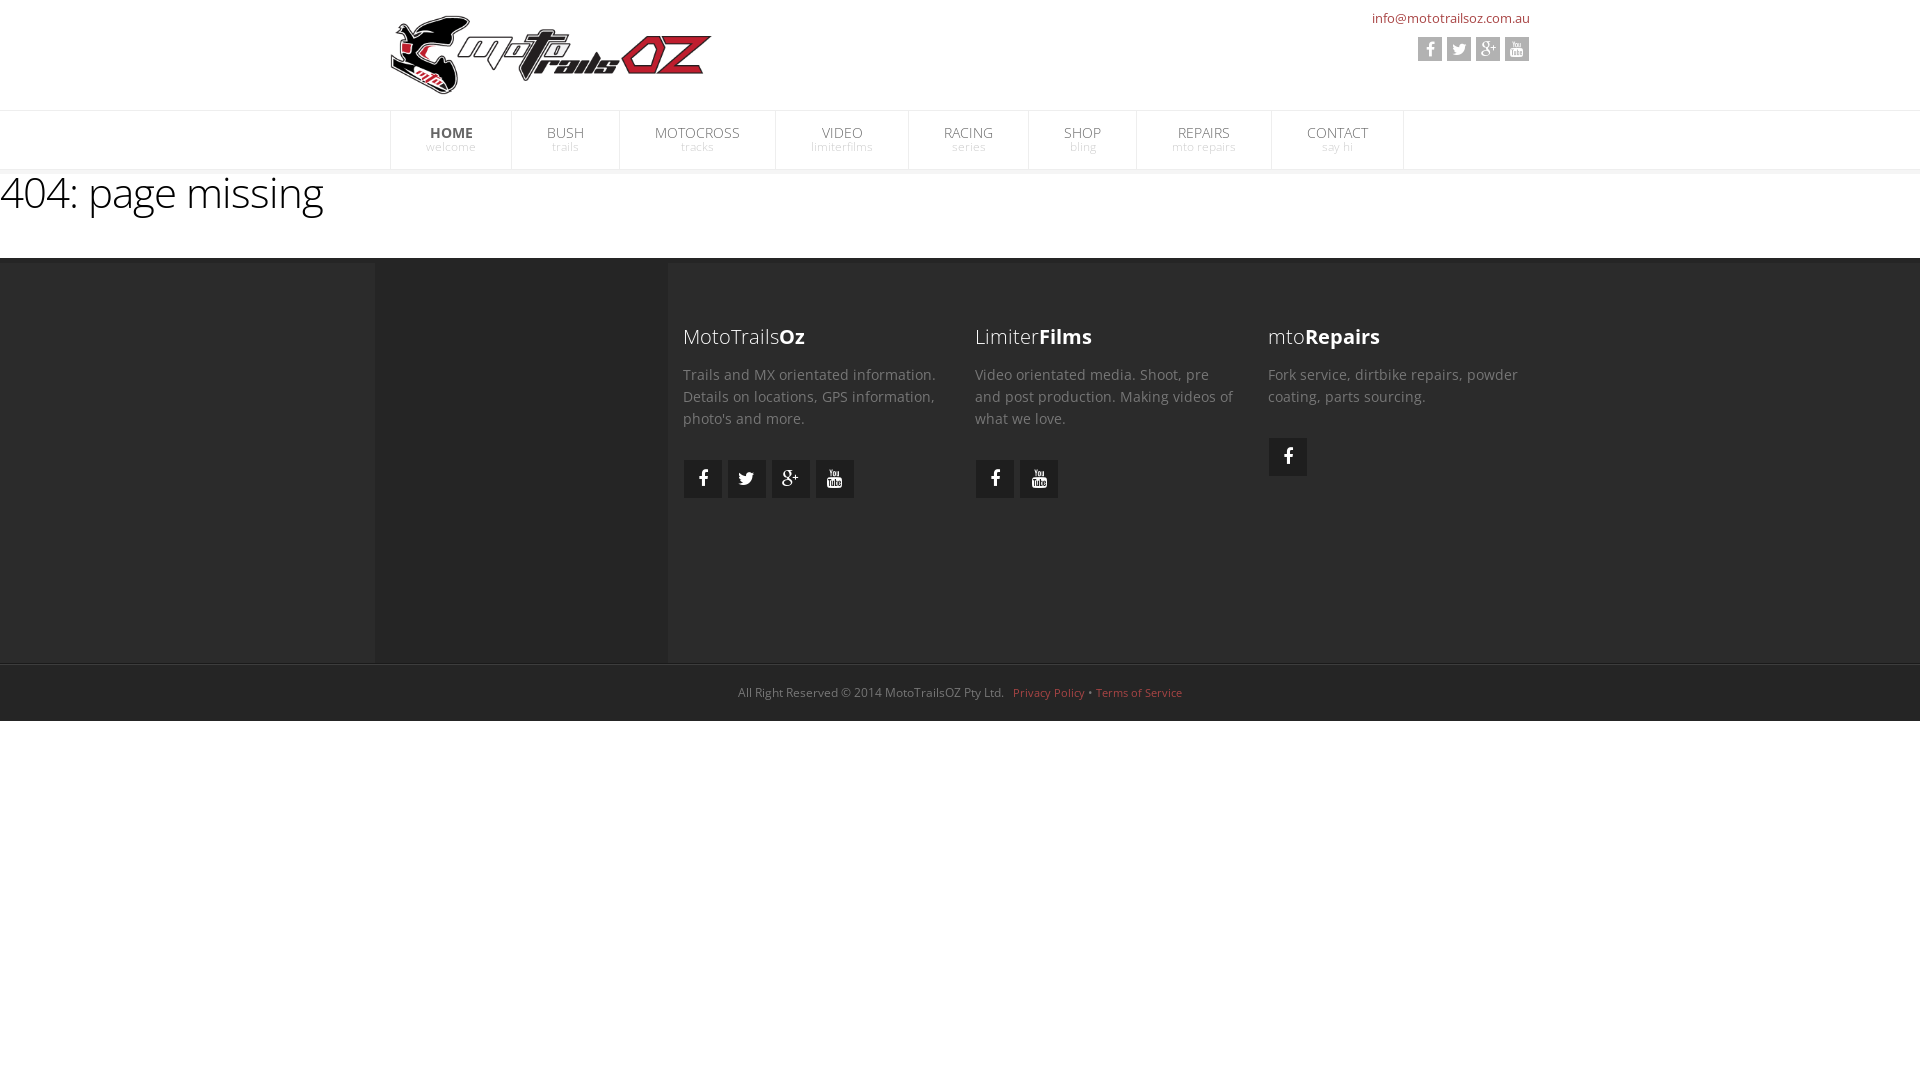  What do you see at coordinates (968, 138) in the screenshot?
I see `'RACING` at bounding box center [968, 138].